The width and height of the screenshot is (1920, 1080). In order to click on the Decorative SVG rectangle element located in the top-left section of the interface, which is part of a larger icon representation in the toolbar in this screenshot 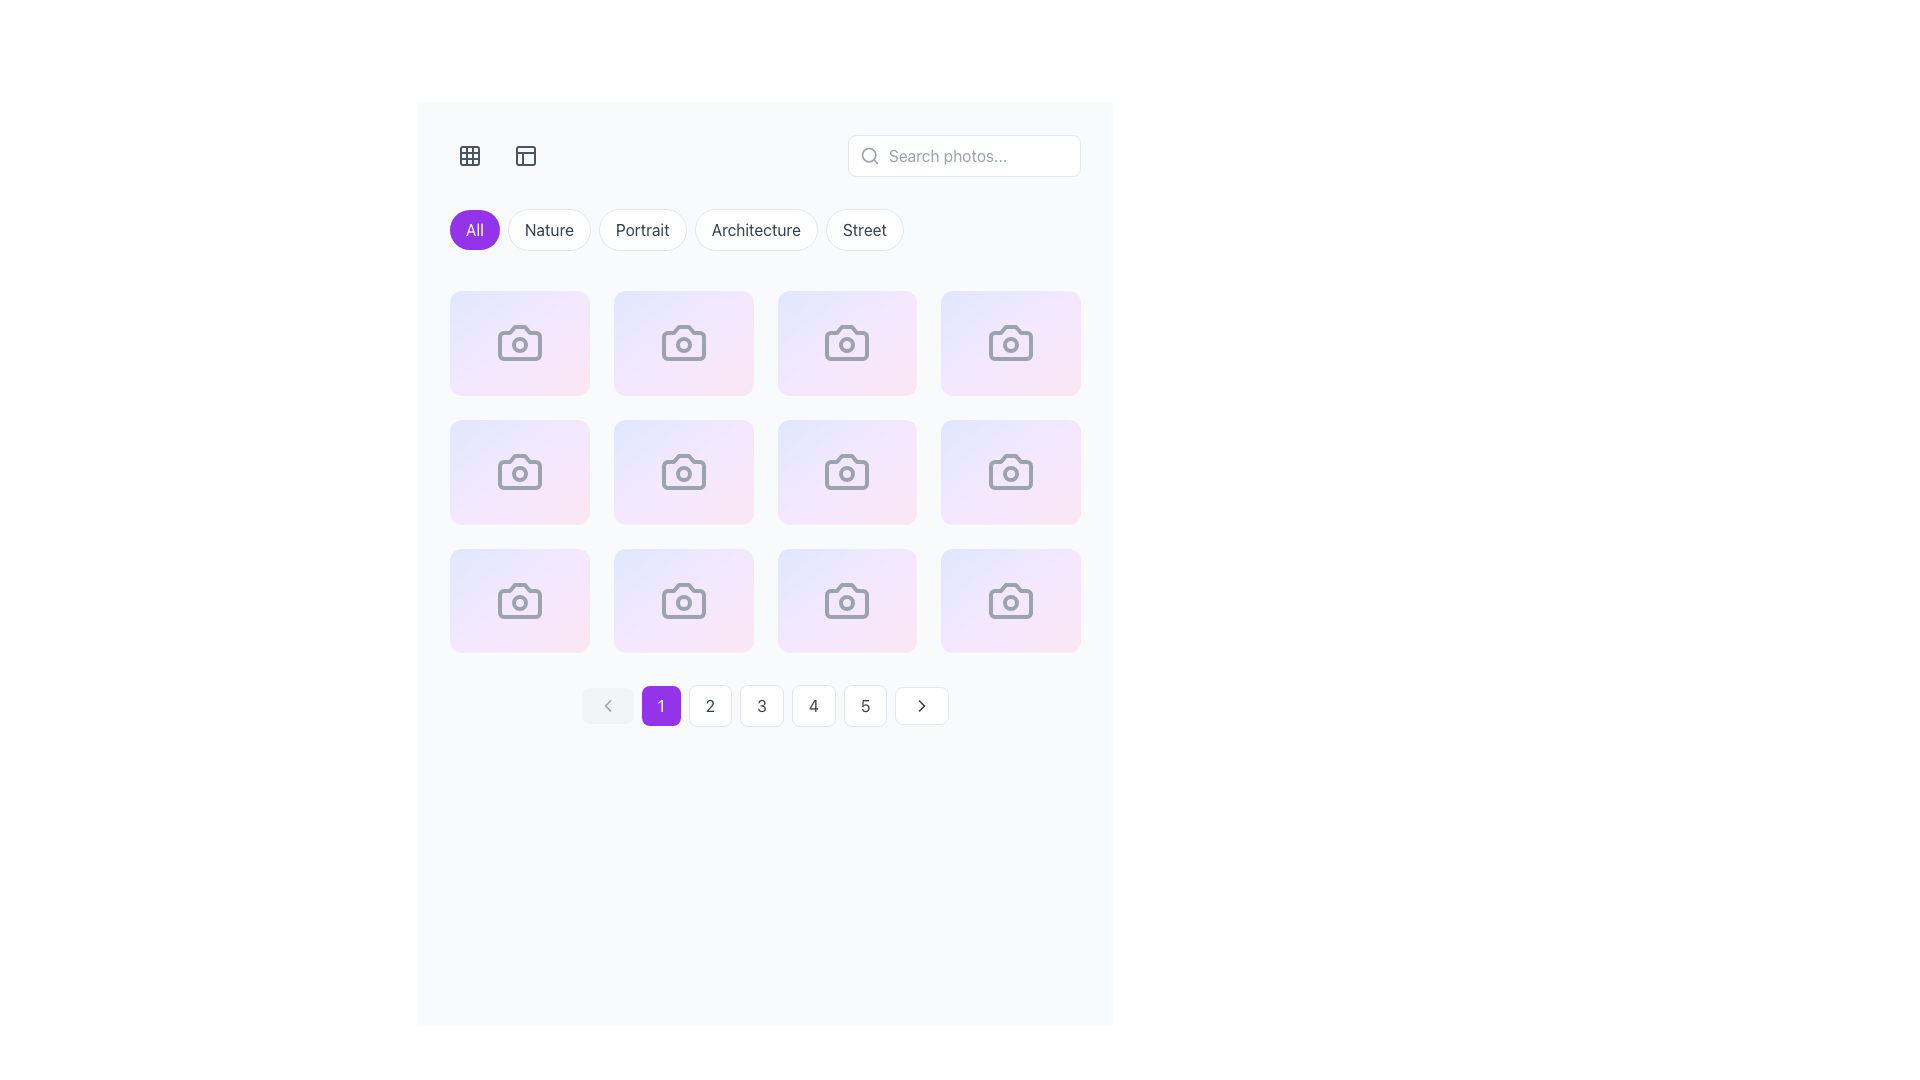, I will do `click(526, 154)`.